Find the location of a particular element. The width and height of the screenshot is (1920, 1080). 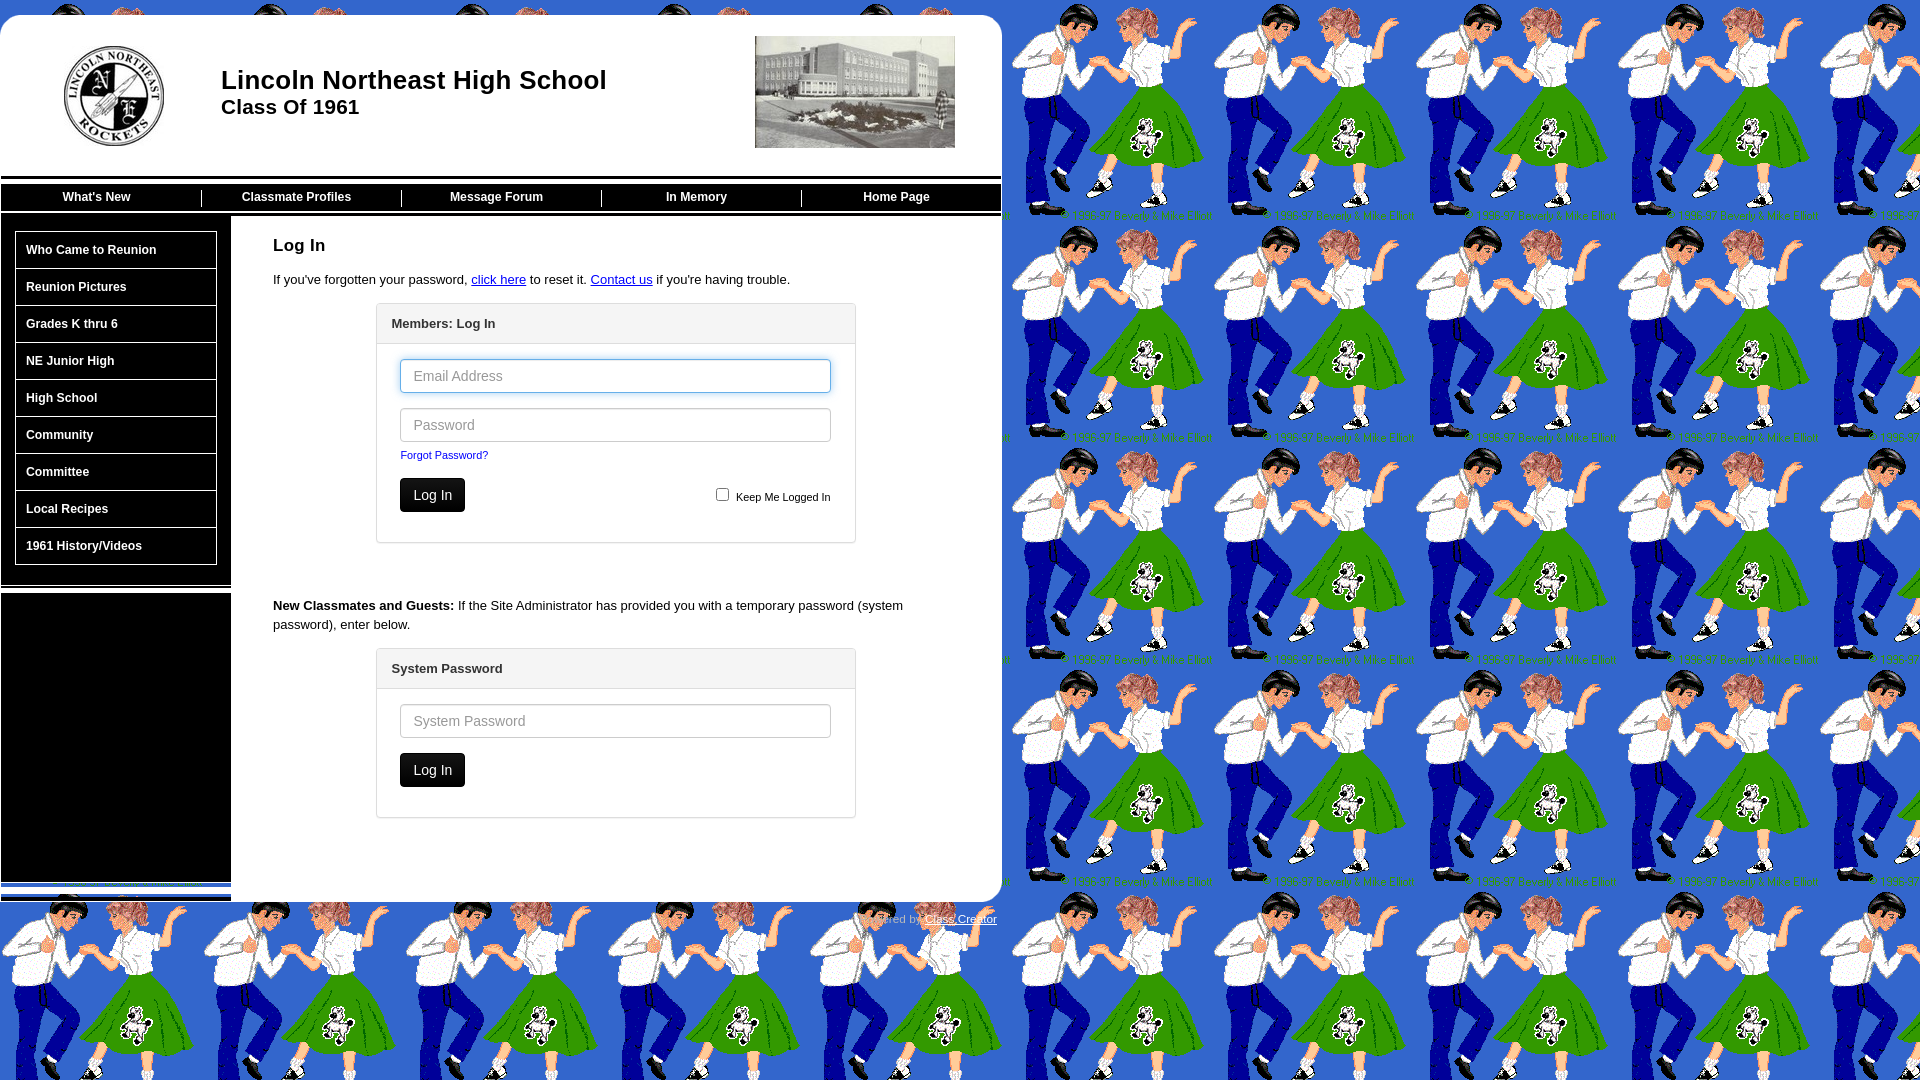

'Committee' is located at coordinates (114, 472).